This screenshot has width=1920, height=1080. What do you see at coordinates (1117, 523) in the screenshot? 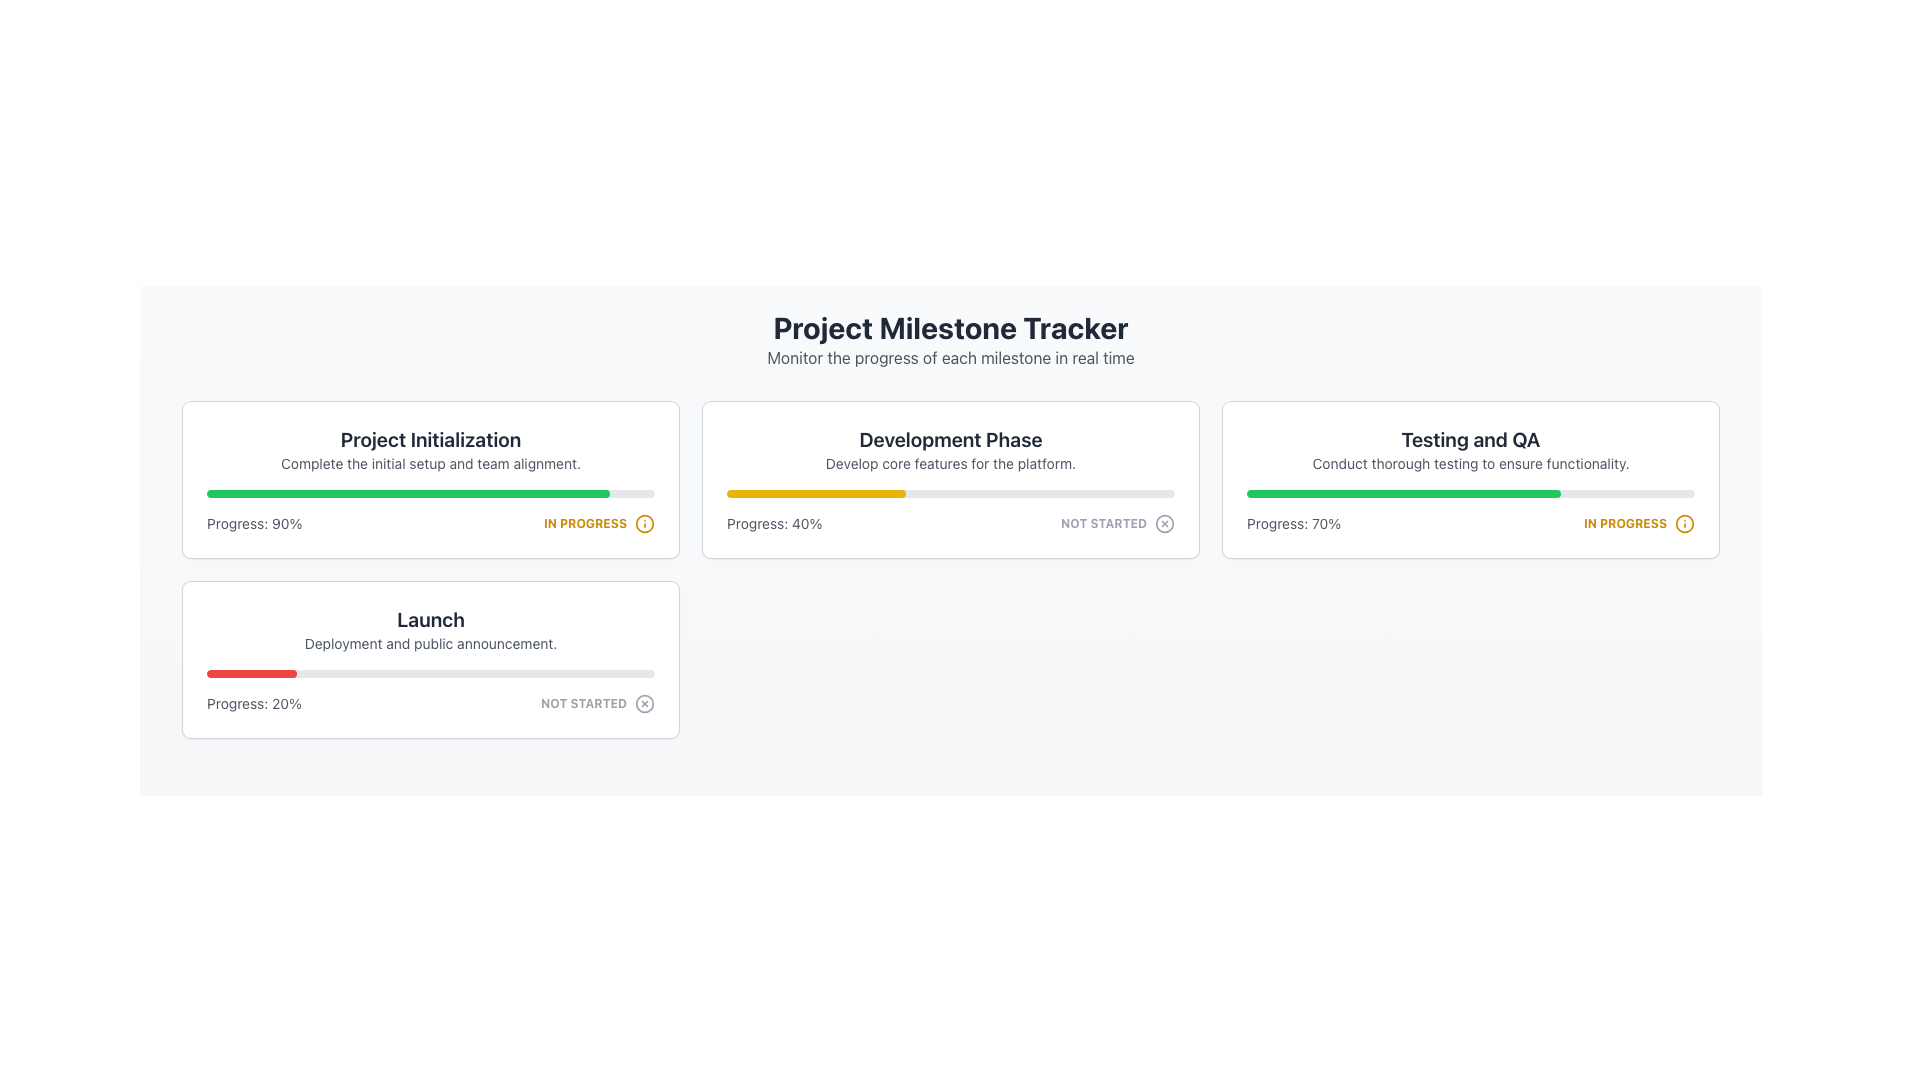
I see `the Status indicator or badge located in the bottom-right section of the 'Development Phase' card, which indicates that the phase has not yet commenced` at bounding box center [1117, 523].